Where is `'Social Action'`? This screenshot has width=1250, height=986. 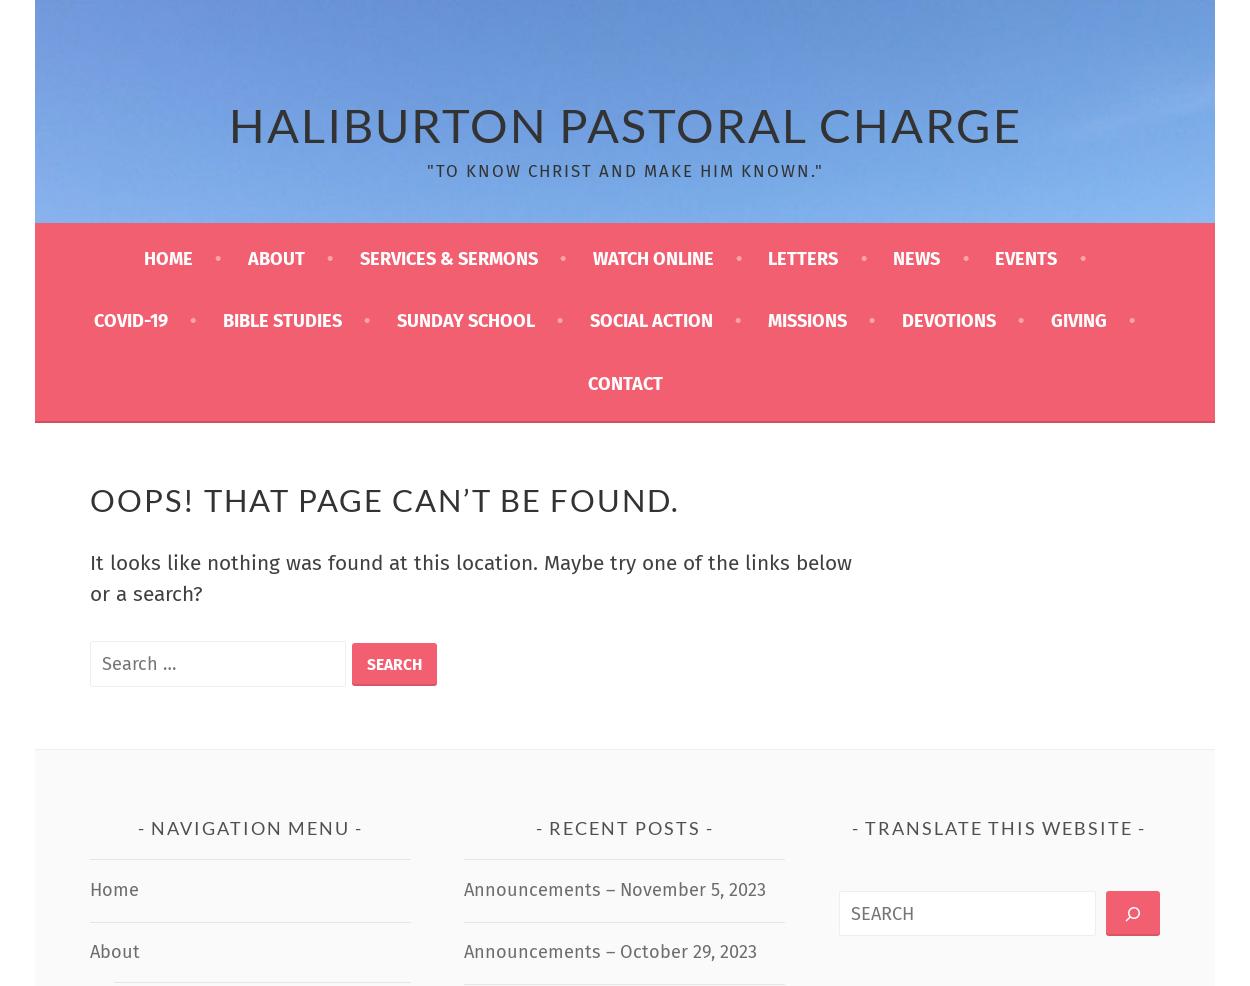 'Social Action' is located at coordinates (651, 321).